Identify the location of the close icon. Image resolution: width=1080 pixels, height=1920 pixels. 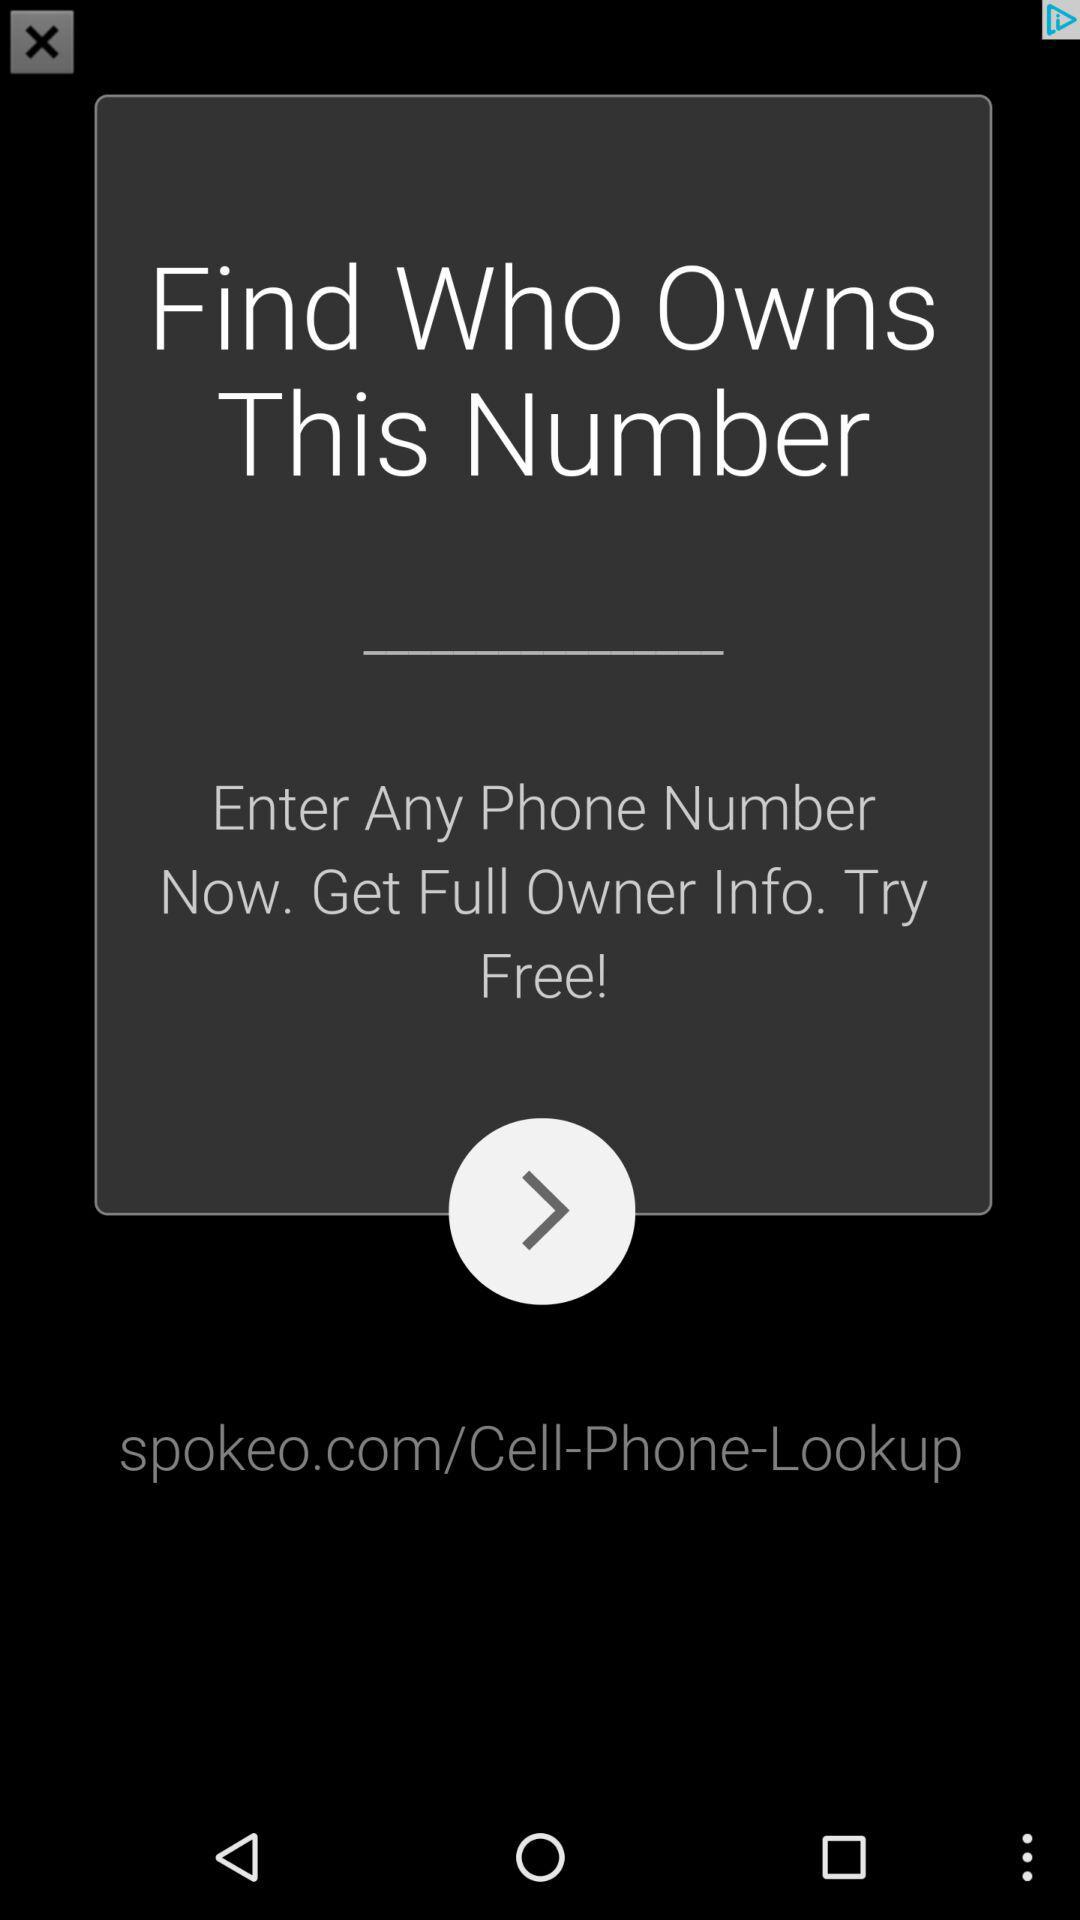
(42, 44).